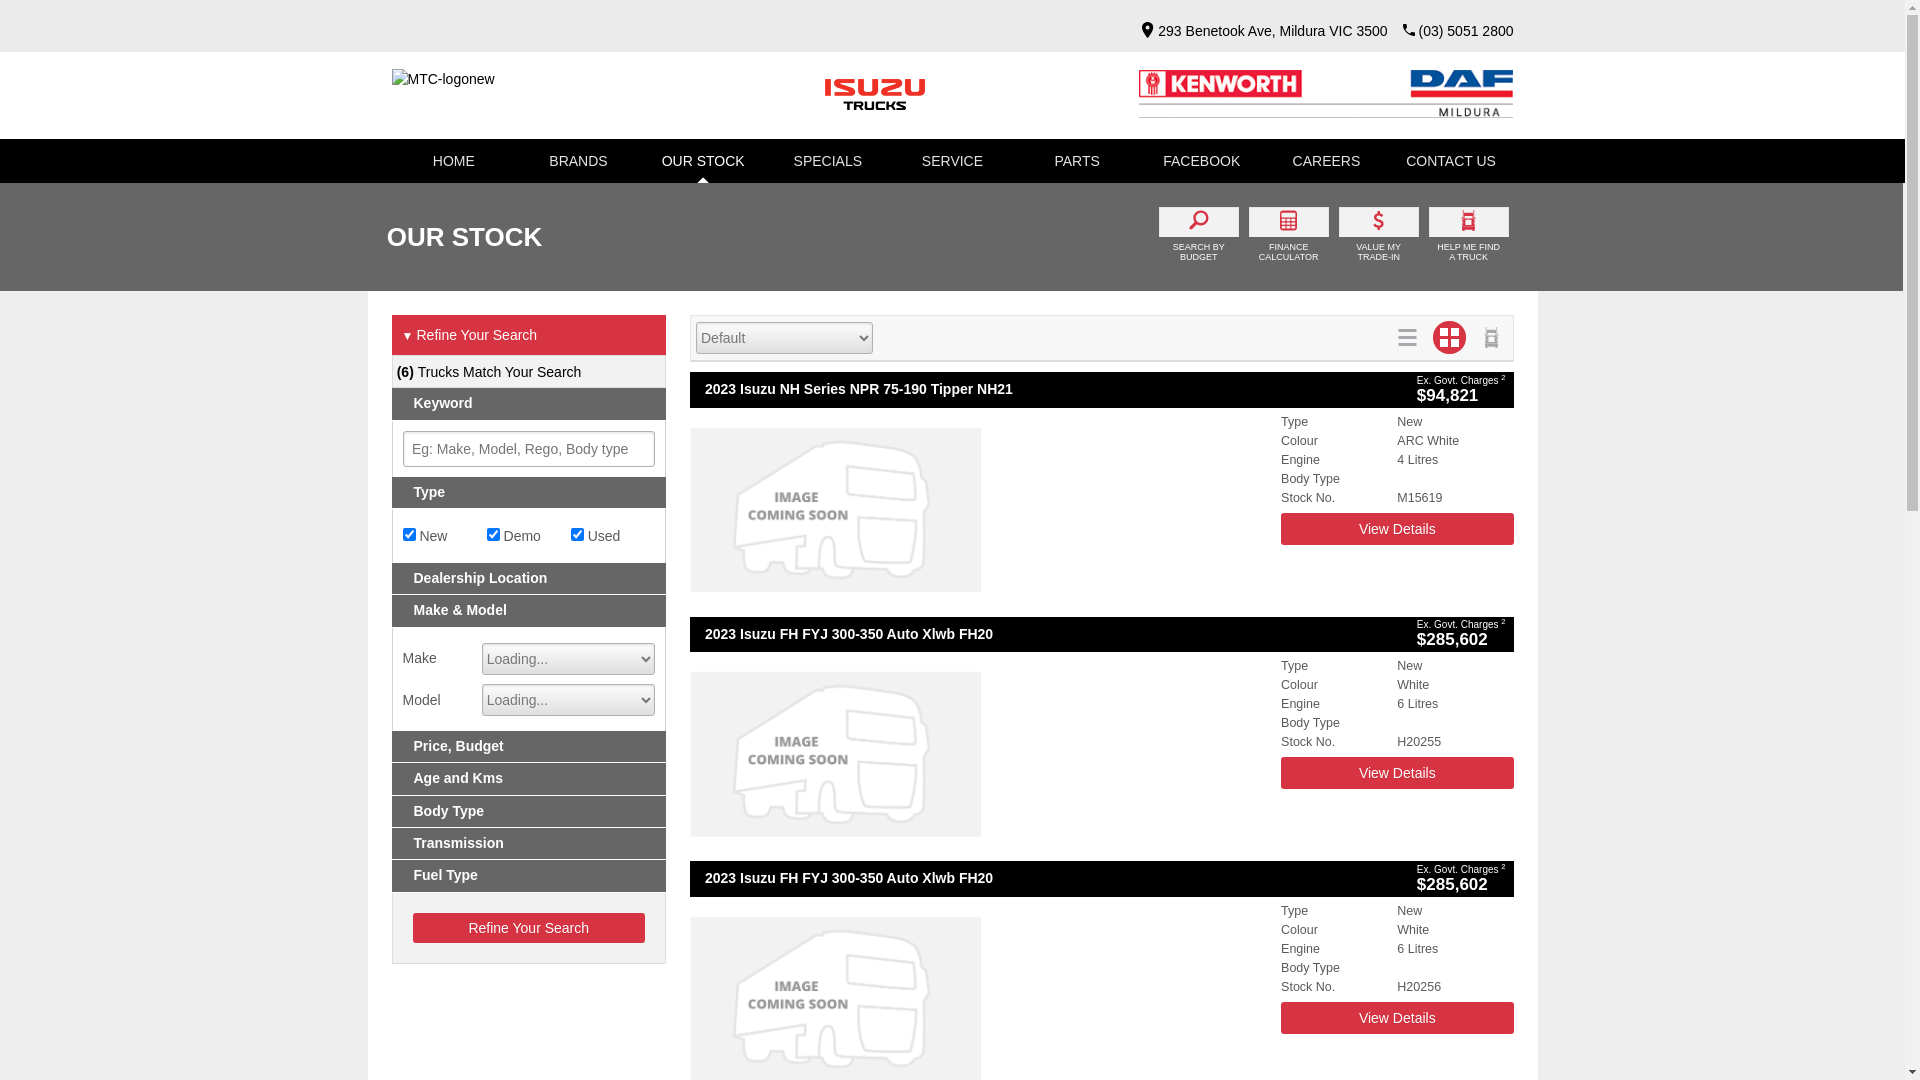 The width and height of the screenshot is (1920, 1080). What do you see at coordinates (577, 160) in the screenshot?
I see `'BRANDS'` at bounding box center [577, 160].